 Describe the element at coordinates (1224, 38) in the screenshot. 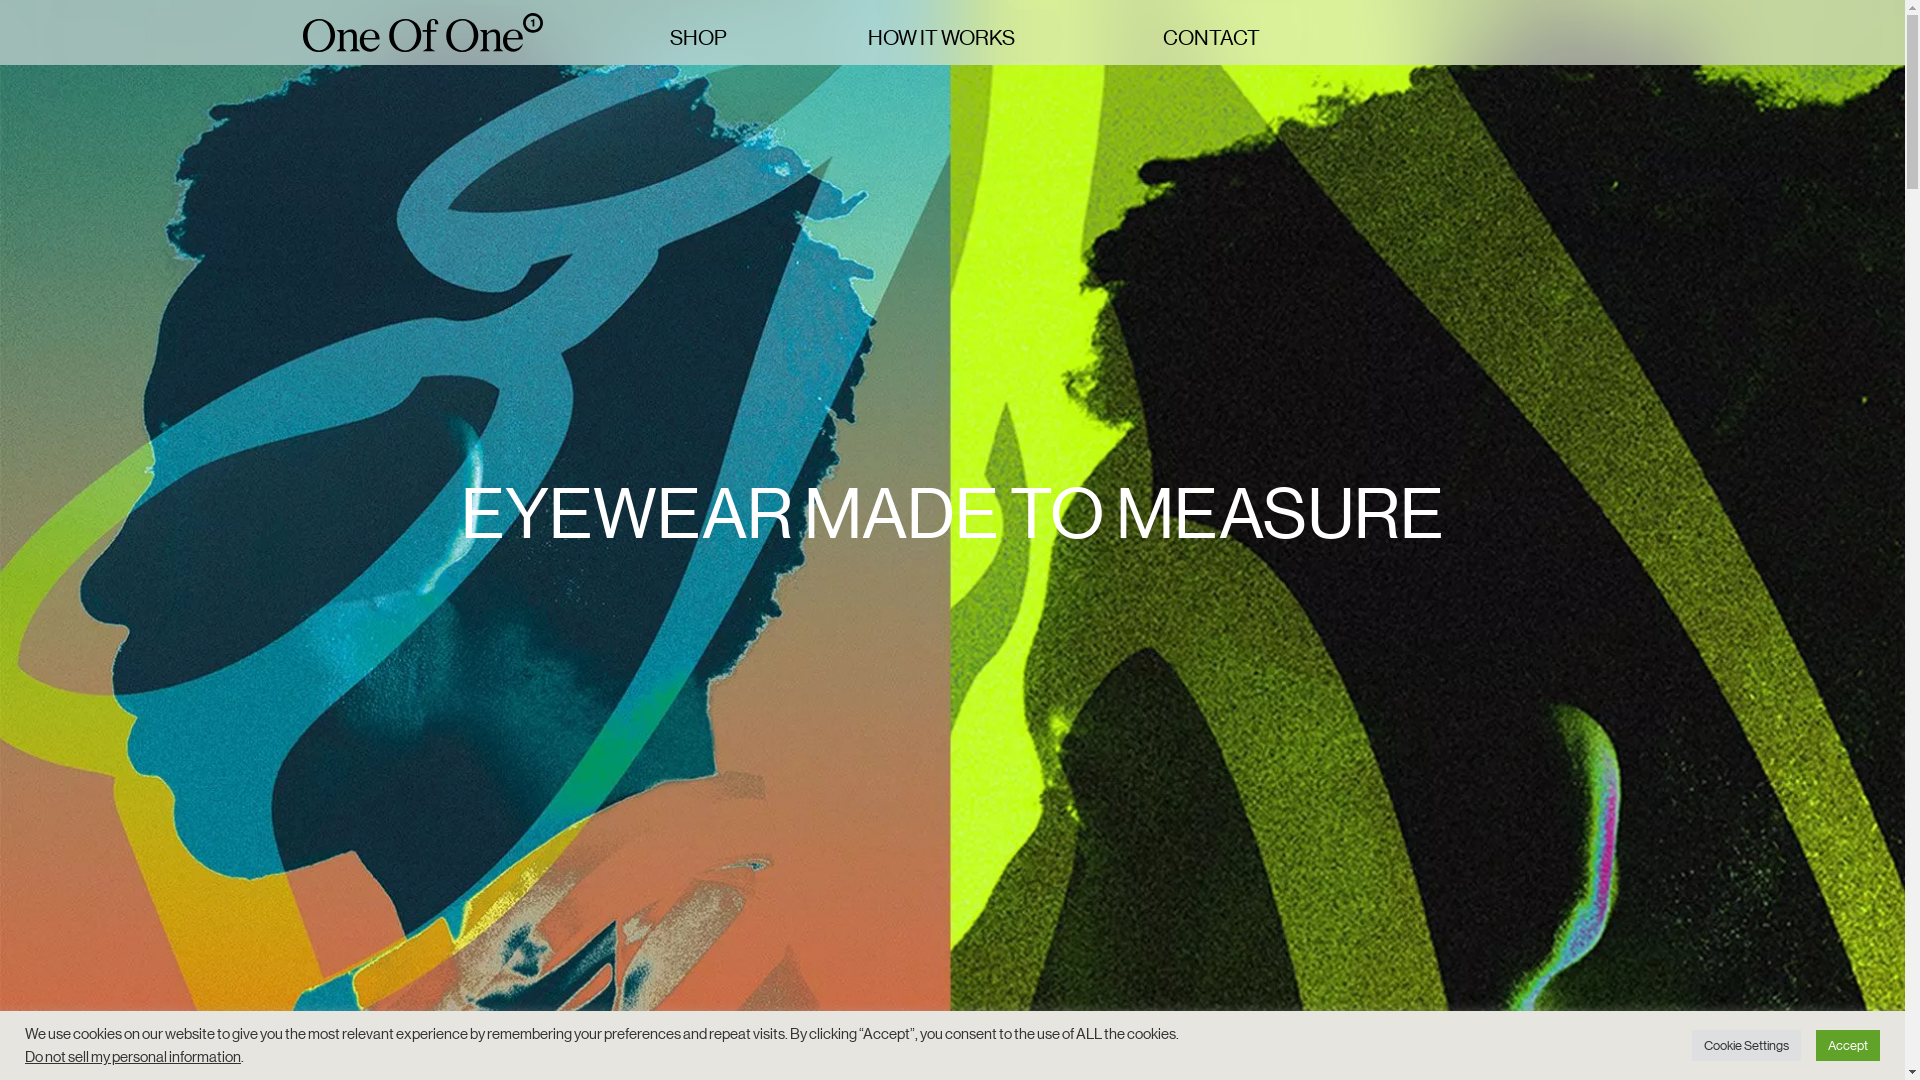

I see `'CONTACT'` at that location.